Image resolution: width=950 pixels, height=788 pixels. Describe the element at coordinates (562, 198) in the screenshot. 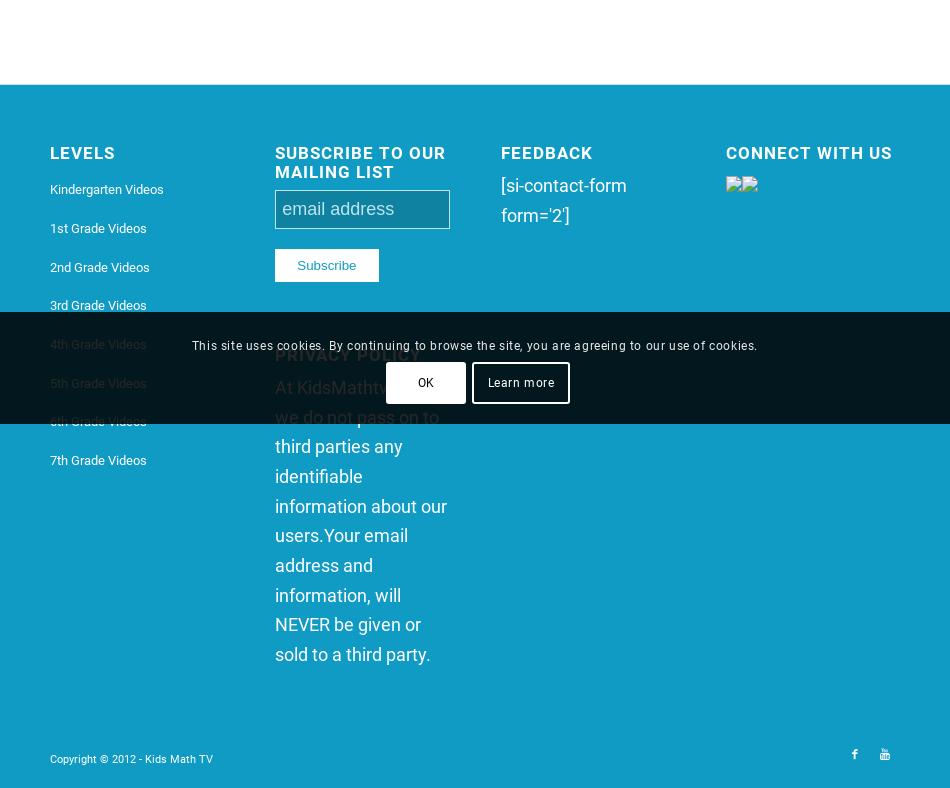

I see `'[si-contact-form form='2']'` at that location.